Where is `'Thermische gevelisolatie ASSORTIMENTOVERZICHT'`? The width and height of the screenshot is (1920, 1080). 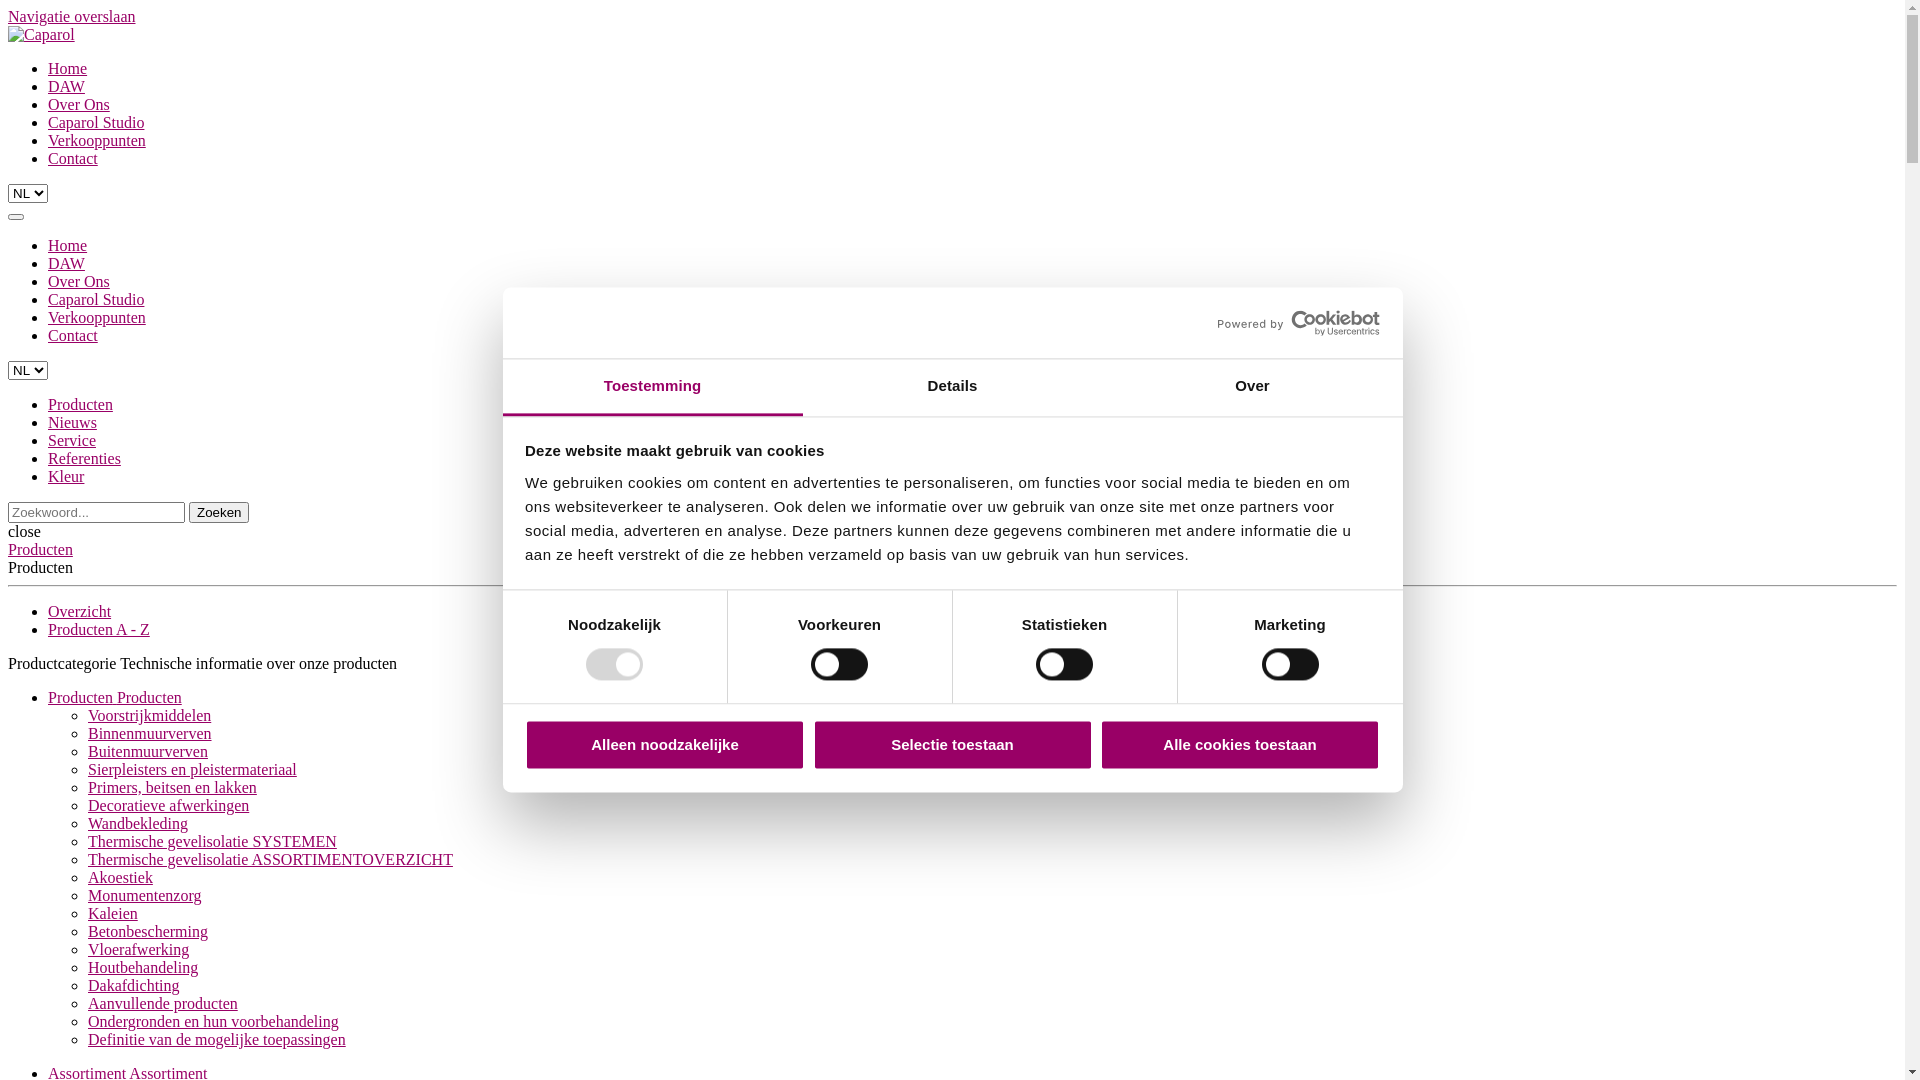
'Thermische gevelisolatie ASSORTIMENTOVERZICHT' is located at coordinates (269, 858).